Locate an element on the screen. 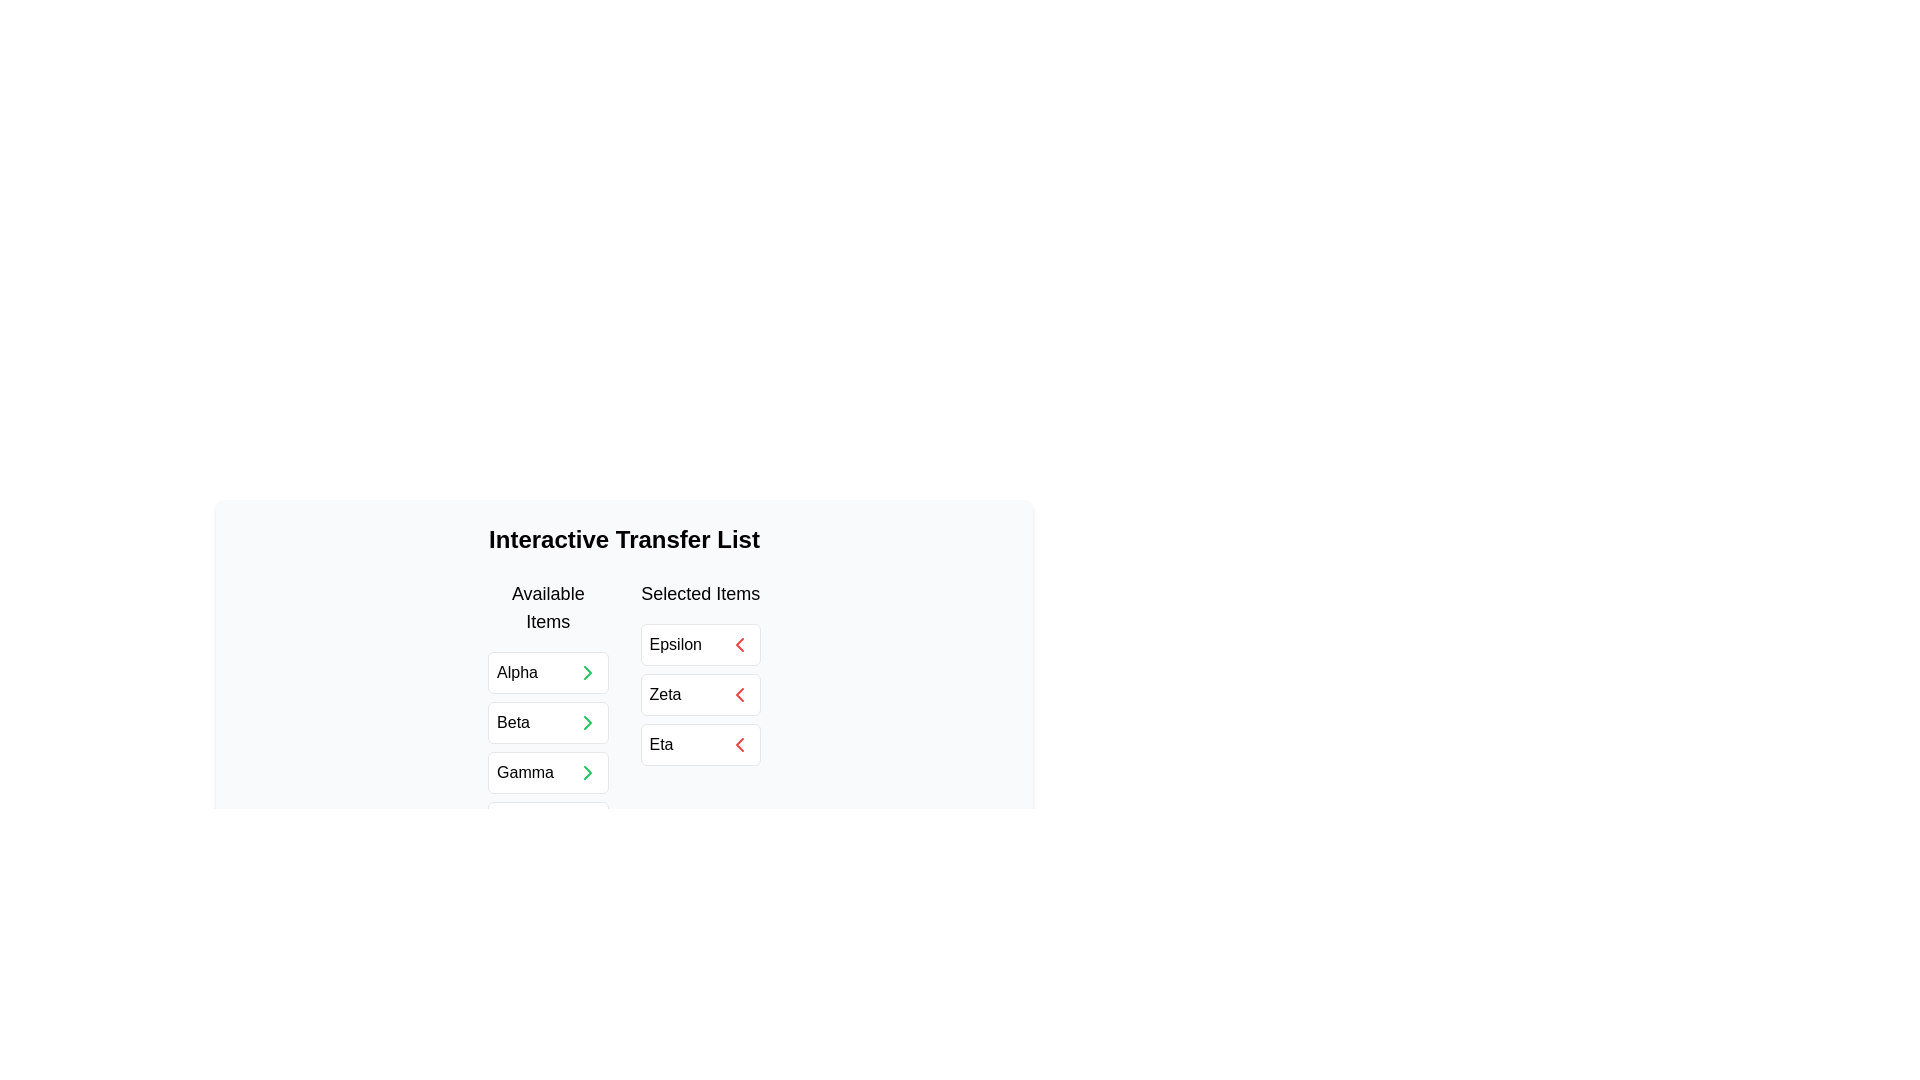 This screenshot has width=1920, height=1080. green arrow button next to the item Alpha in the 'Available Items' list to move it to the 'Selected Items' list is located at coordinates (586, 672).